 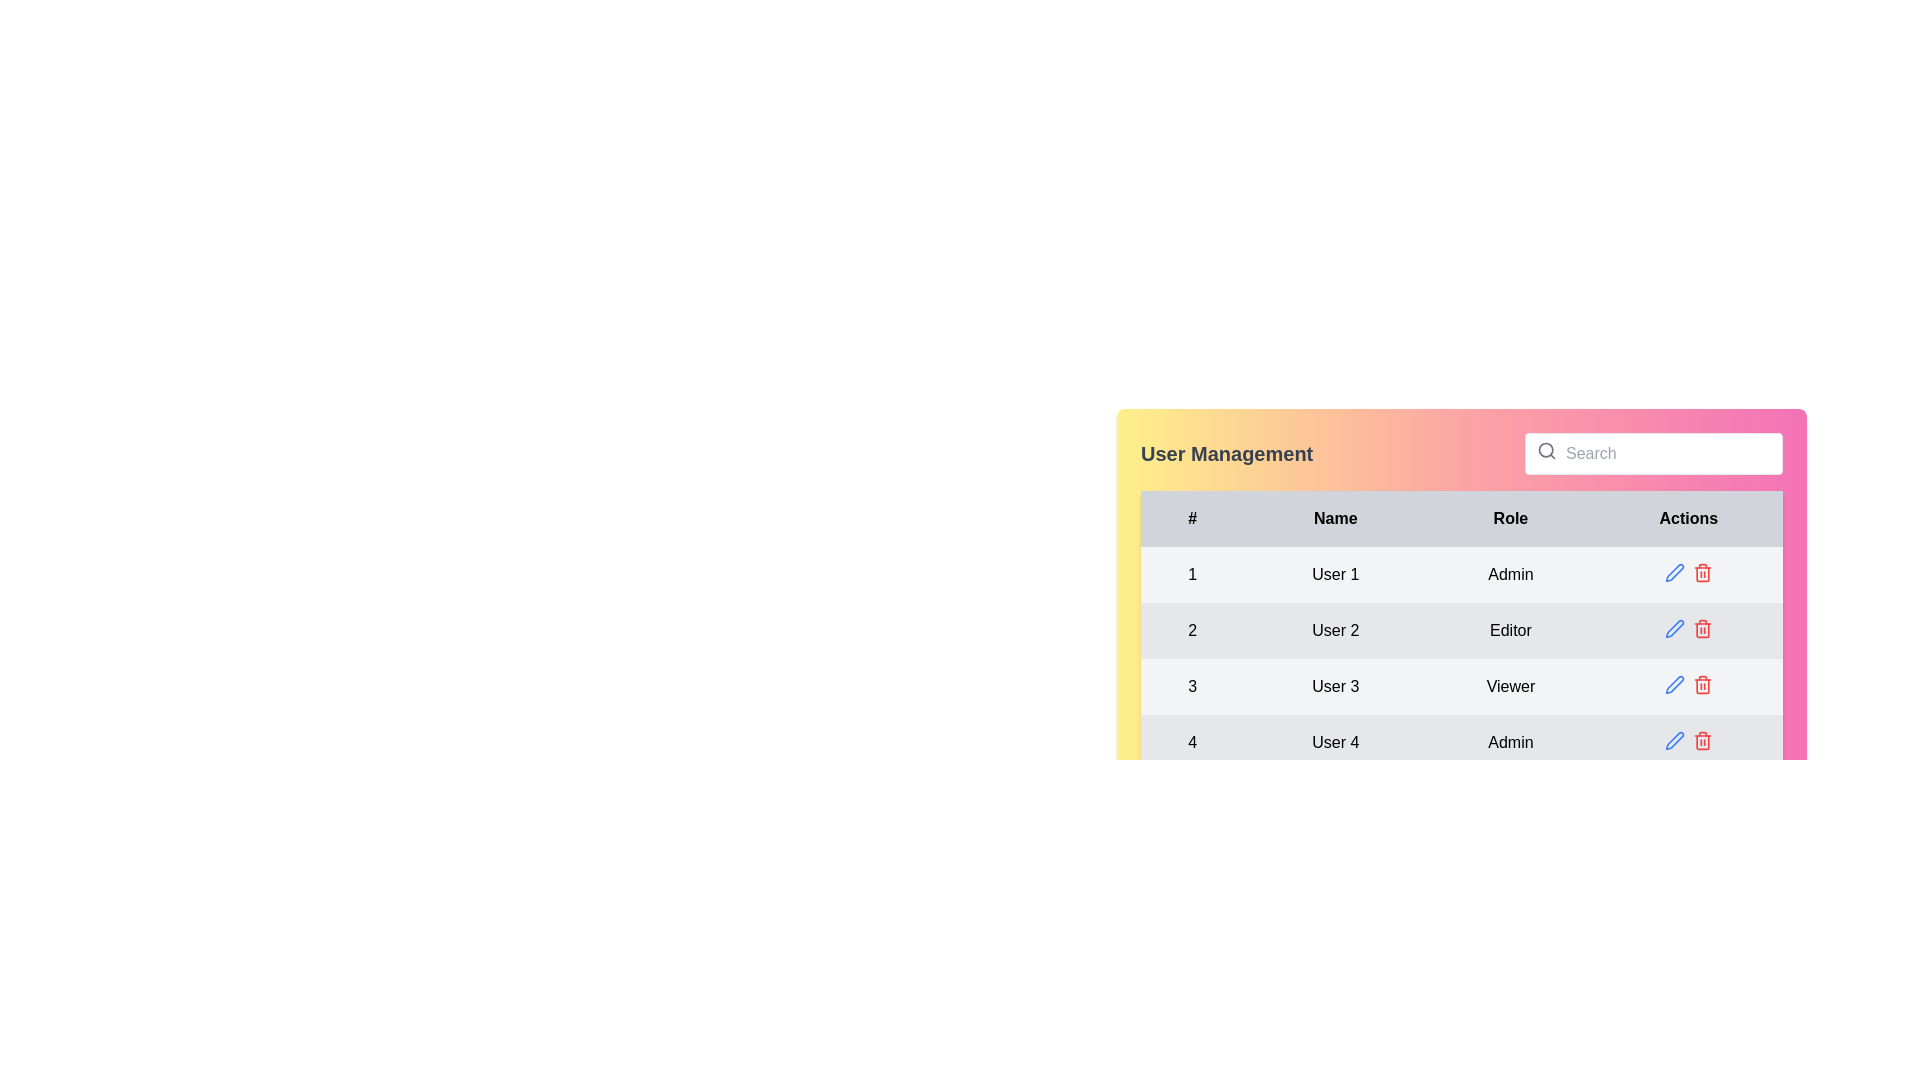 What do you see at coordinates (1192, 743) in the screenshot?
I see `the static text label displaying the number '4' in the last row of the User Management table, which is prominently styled in bold black on a light gray background` at bounding box center [1192, 743].